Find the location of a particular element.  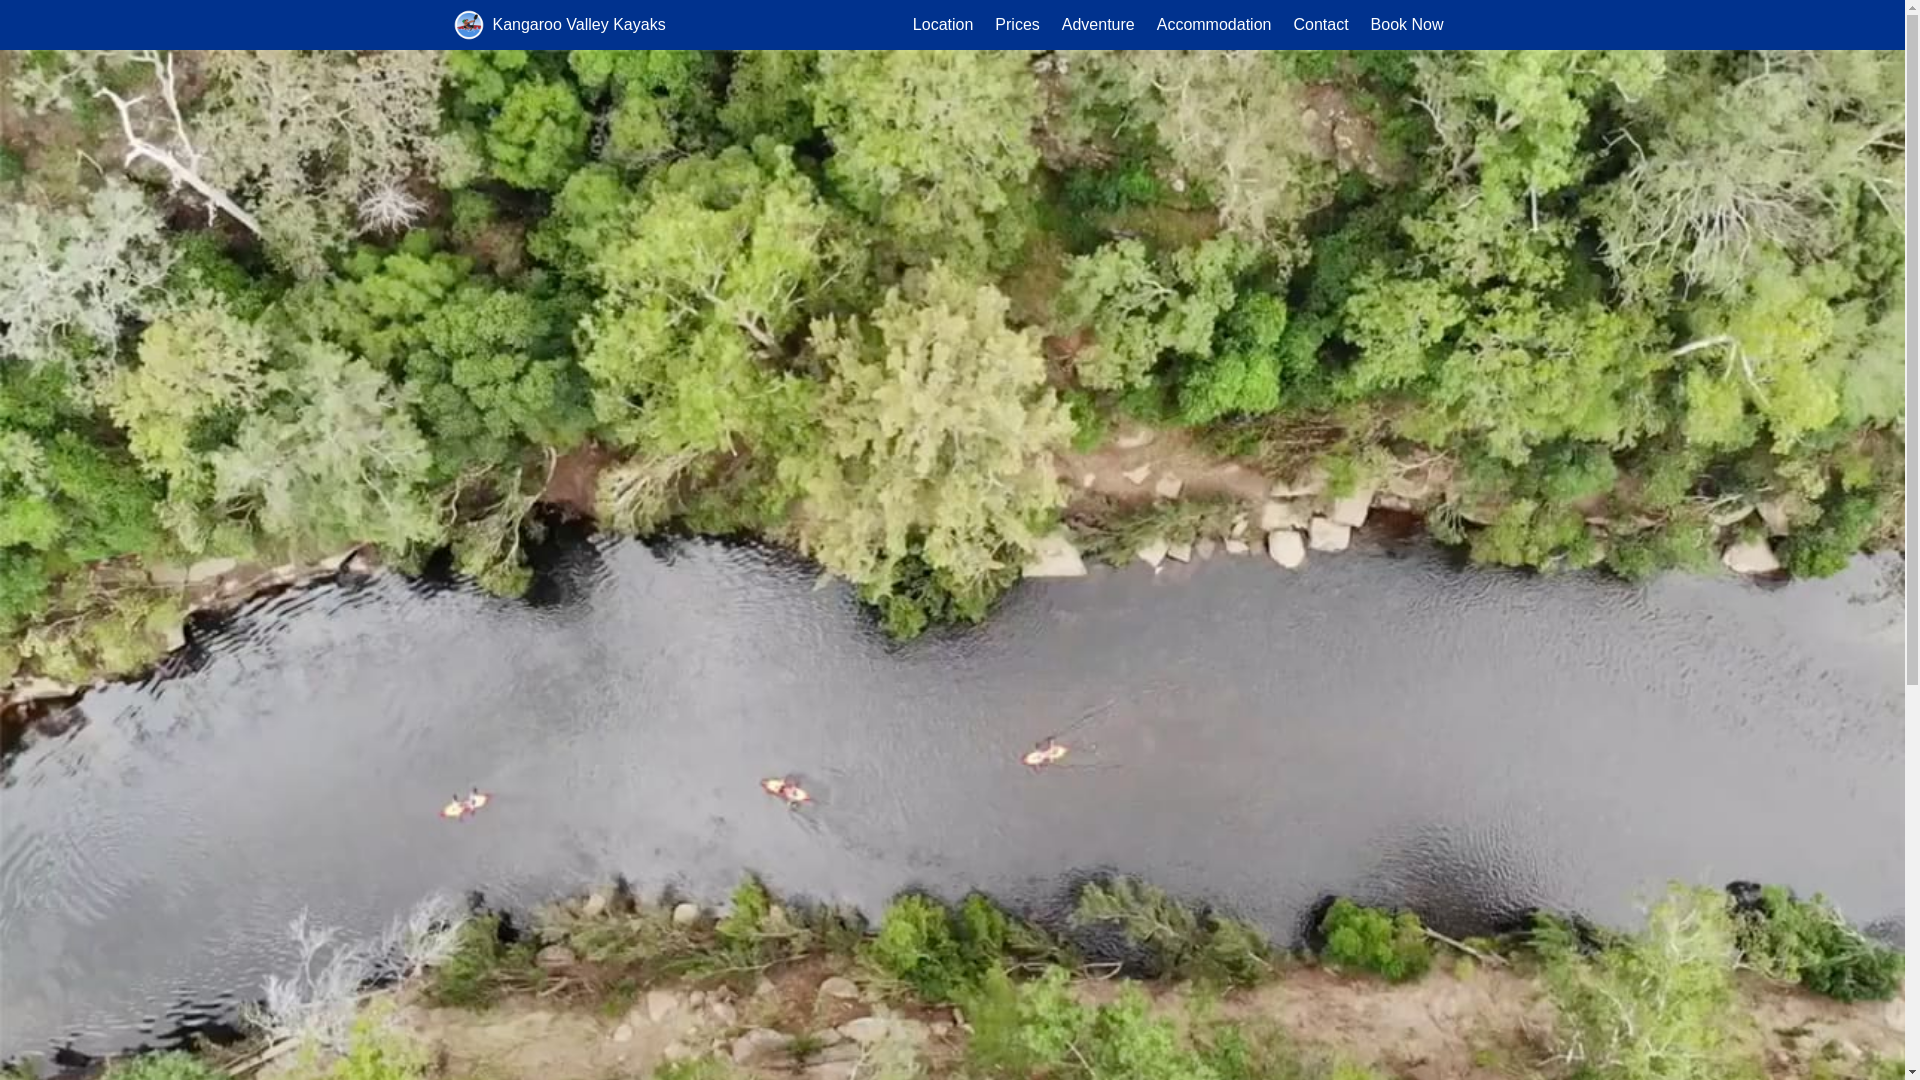

'Location' is located at coordinates (942, 24).